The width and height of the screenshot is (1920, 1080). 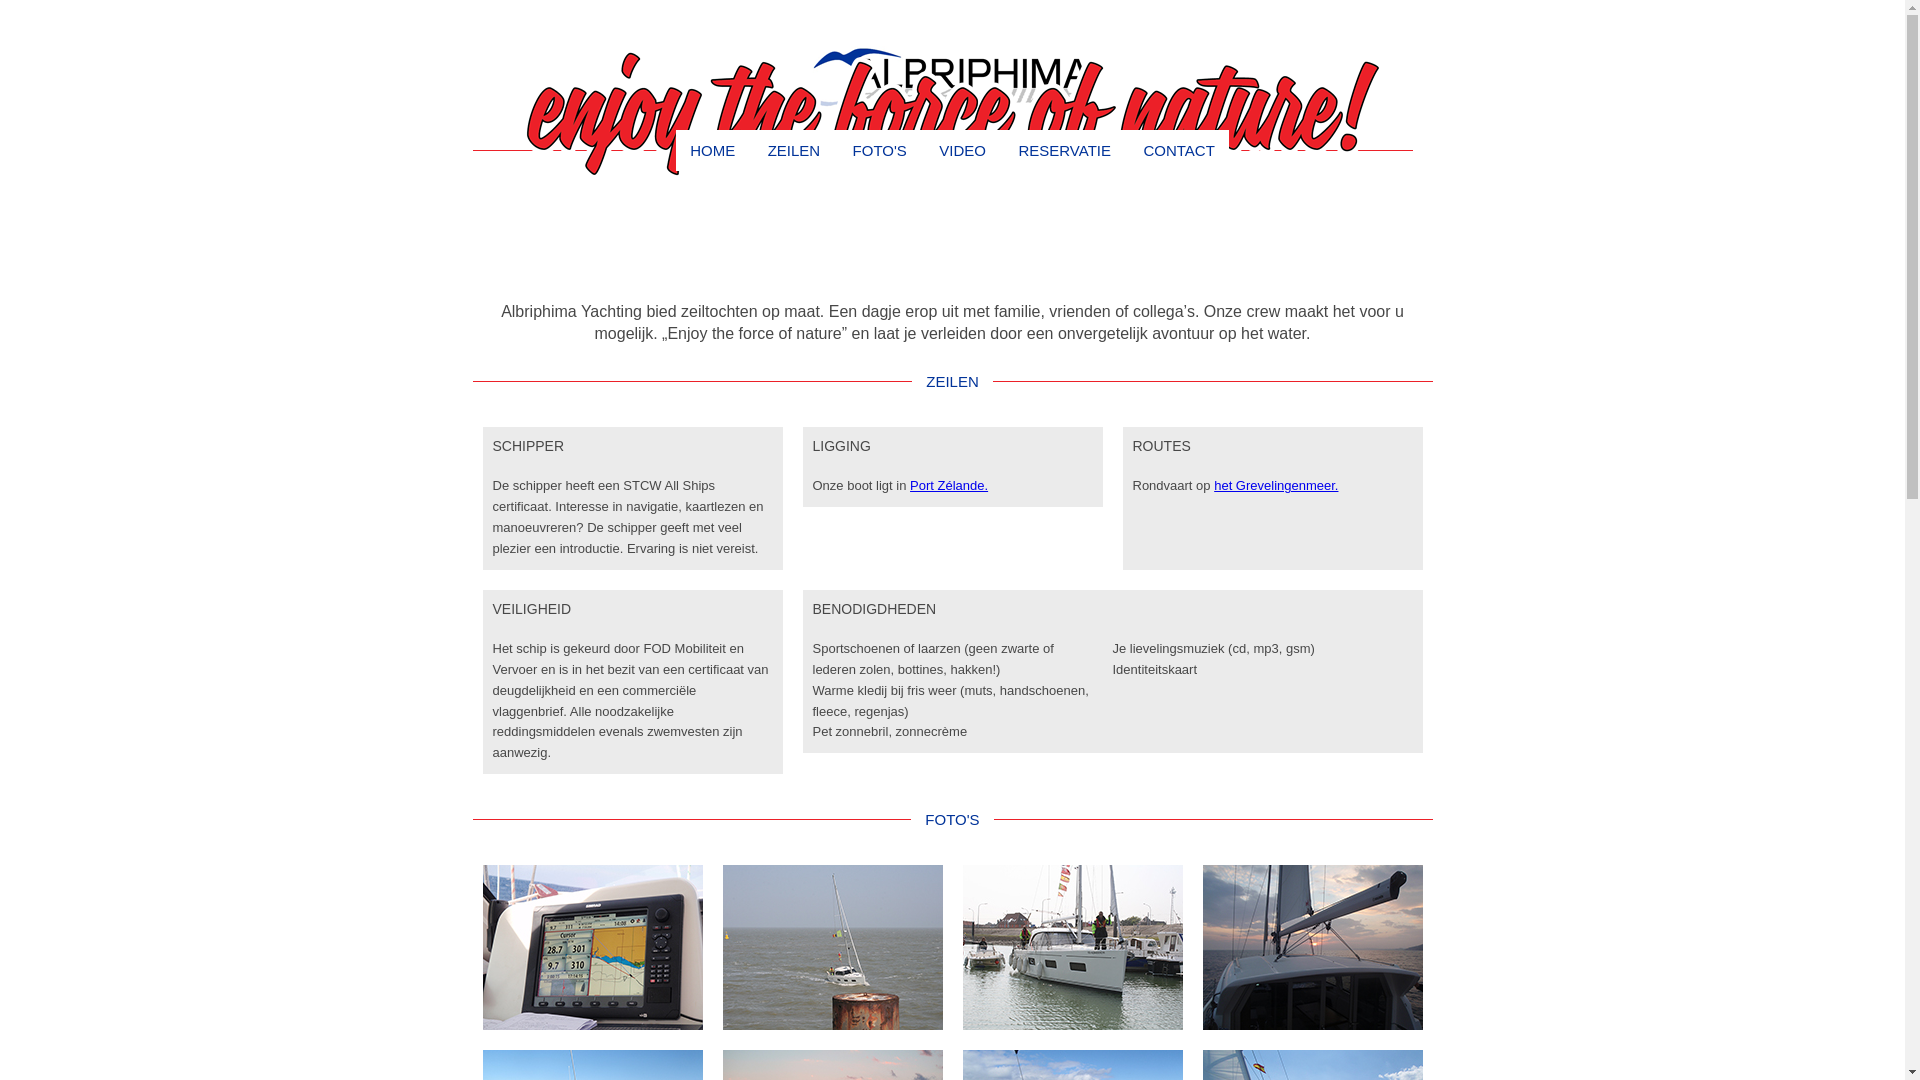 I want to click on 'CONTACT', so click(x=1128, y=149).